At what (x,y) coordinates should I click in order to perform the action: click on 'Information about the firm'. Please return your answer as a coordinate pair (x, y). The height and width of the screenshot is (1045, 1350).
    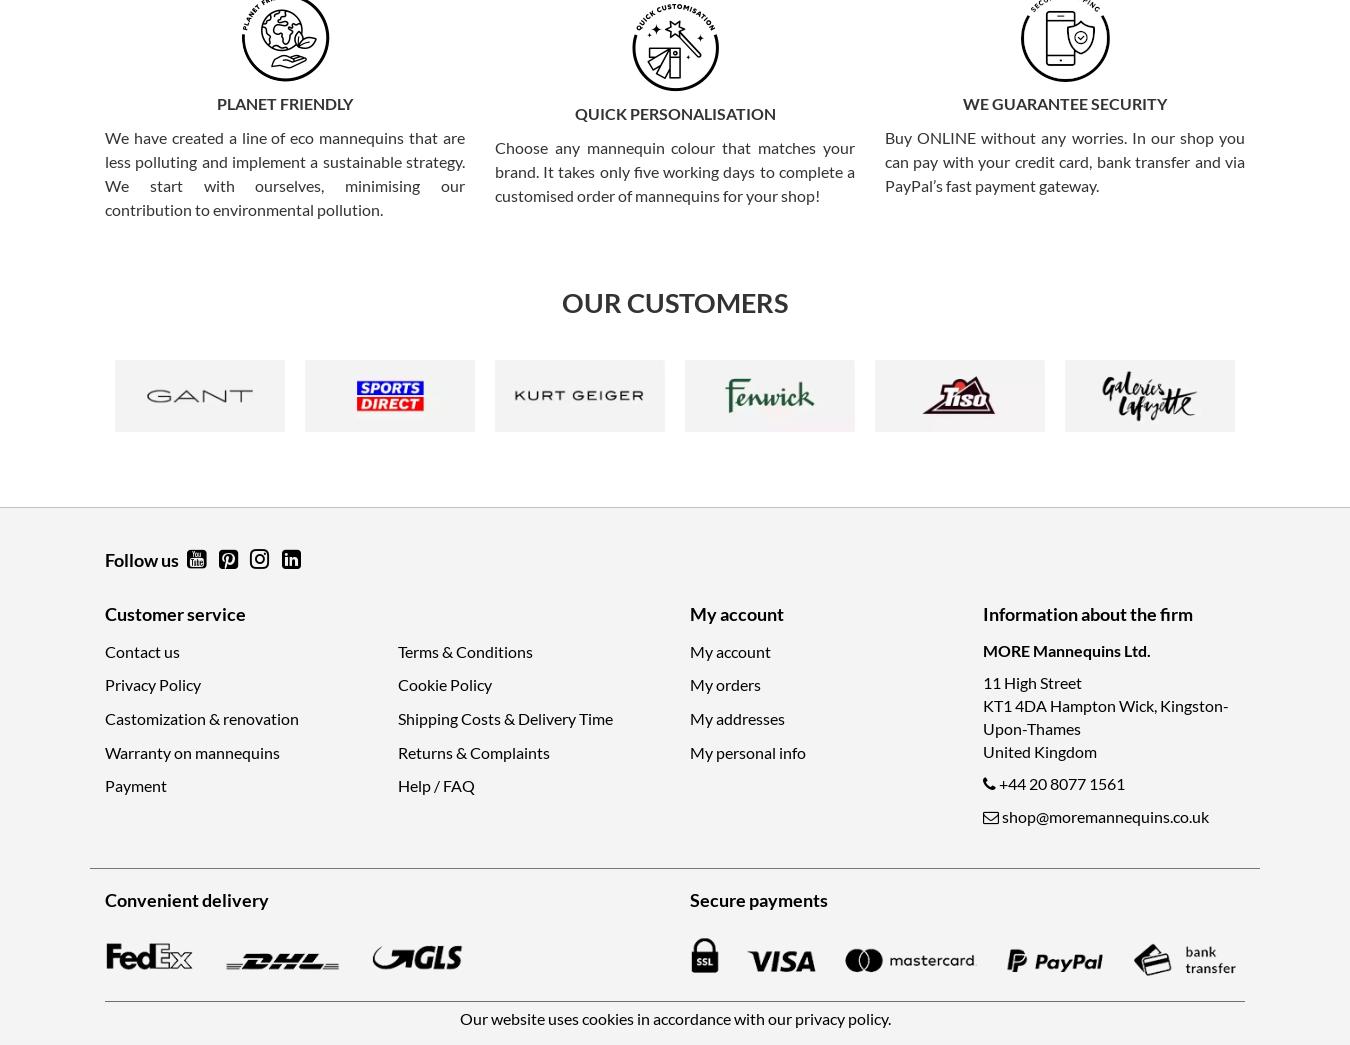
    Looking at the image, I should click on (1087, 611).